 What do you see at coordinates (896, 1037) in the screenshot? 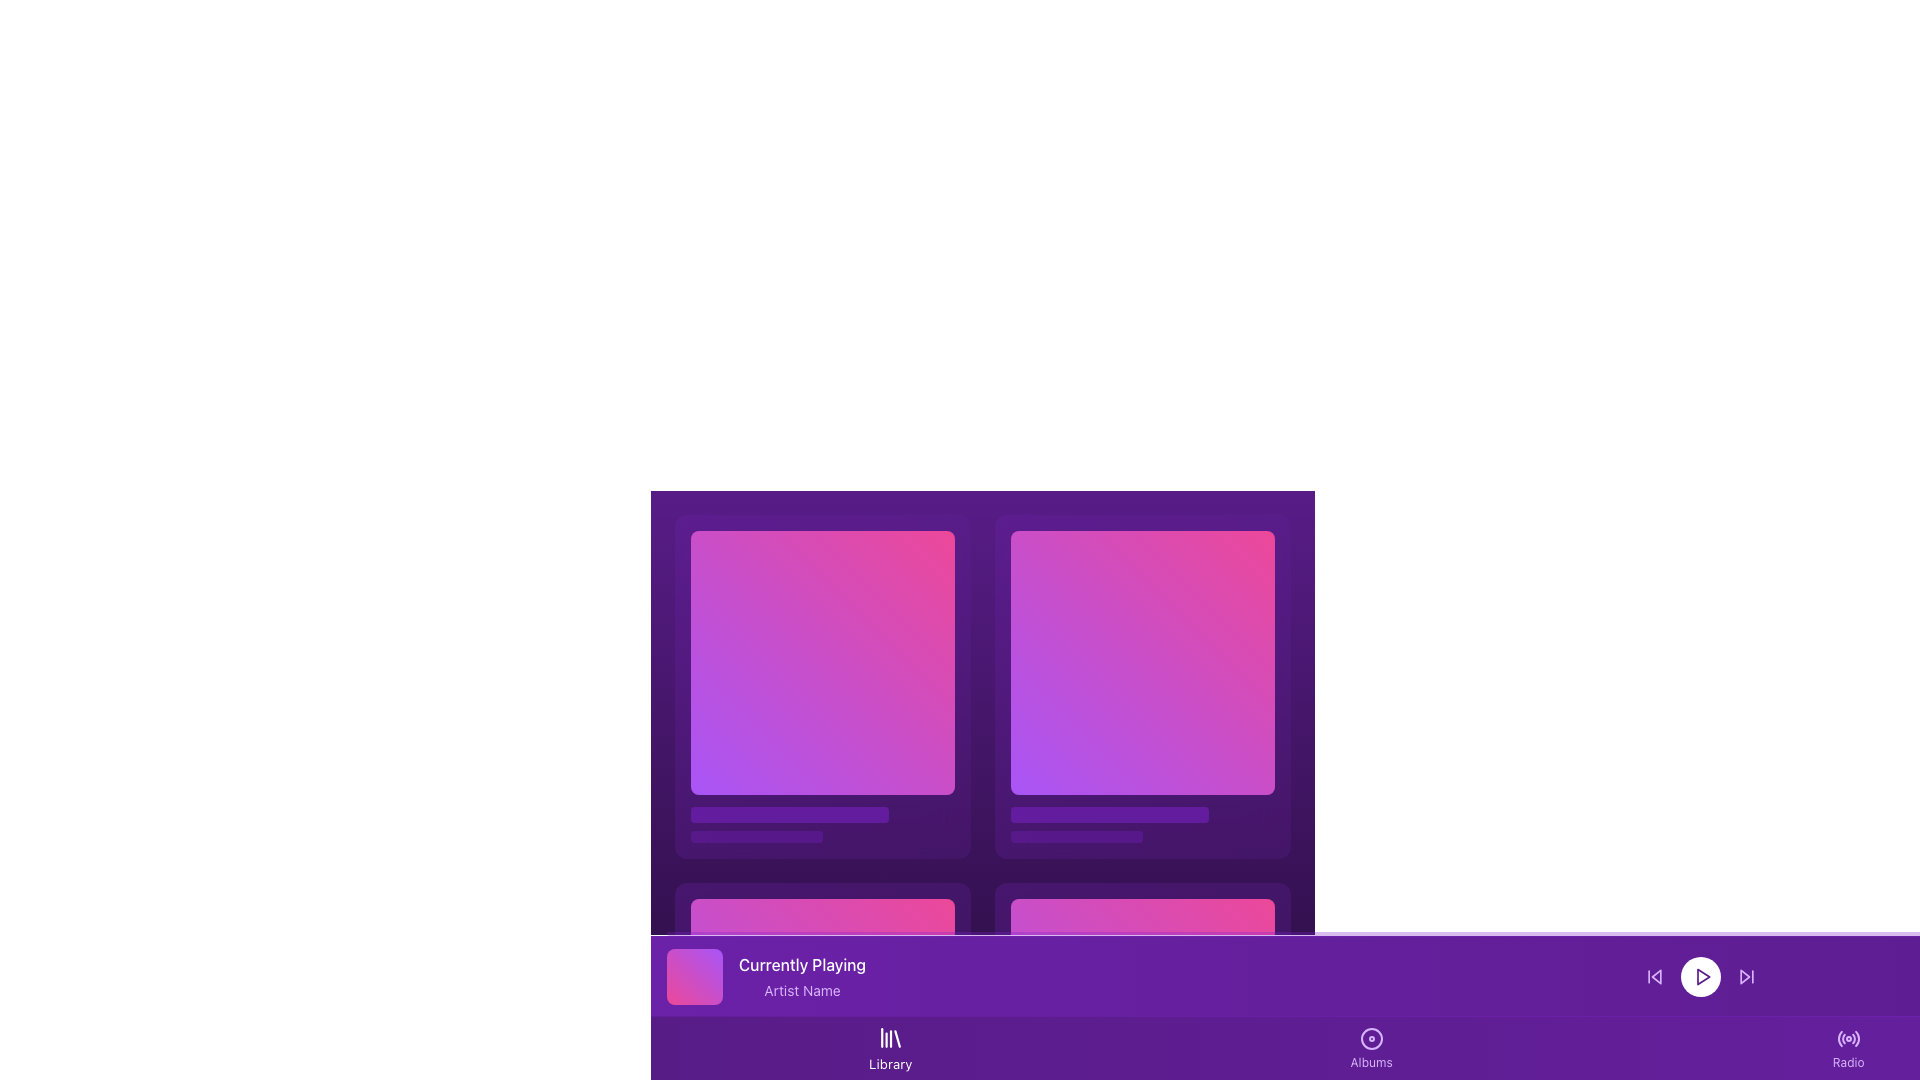
I see `the slanted line within the SVG graphic` at bounding box center [896, 1037].